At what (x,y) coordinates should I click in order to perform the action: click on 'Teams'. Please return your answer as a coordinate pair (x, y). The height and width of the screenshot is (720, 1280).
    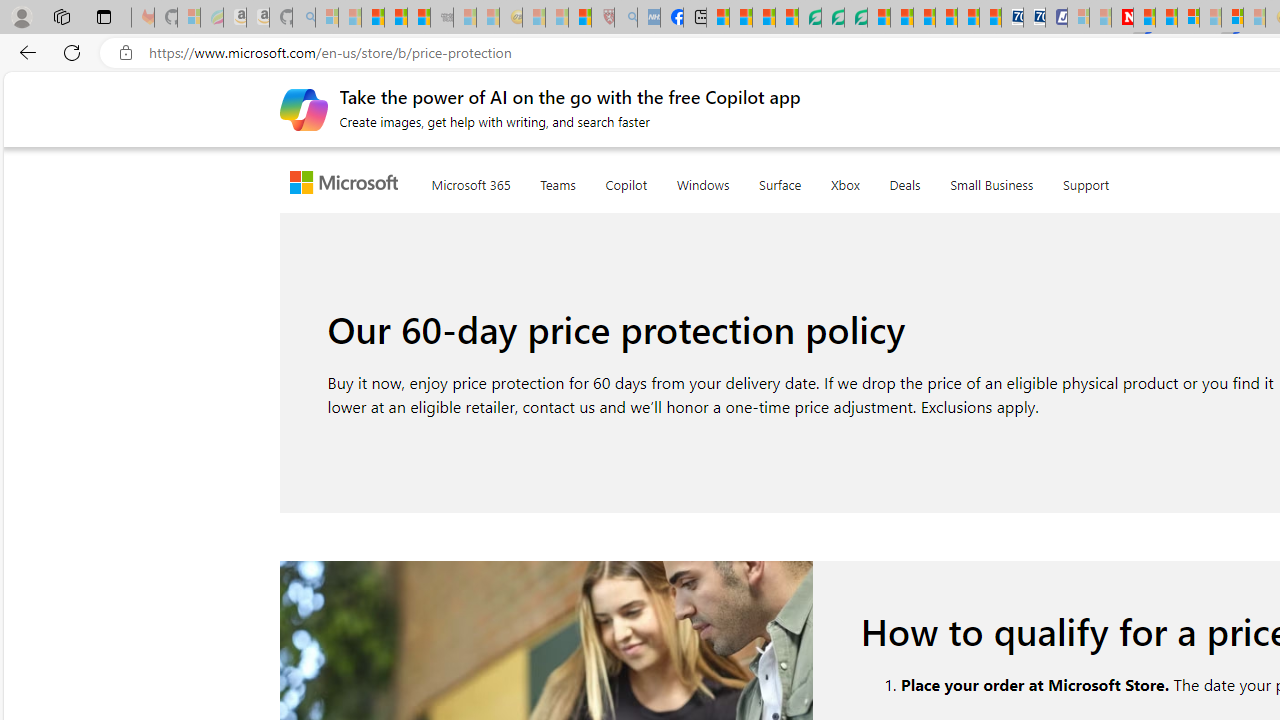
    Looking at the image, I should click on (558, 181).